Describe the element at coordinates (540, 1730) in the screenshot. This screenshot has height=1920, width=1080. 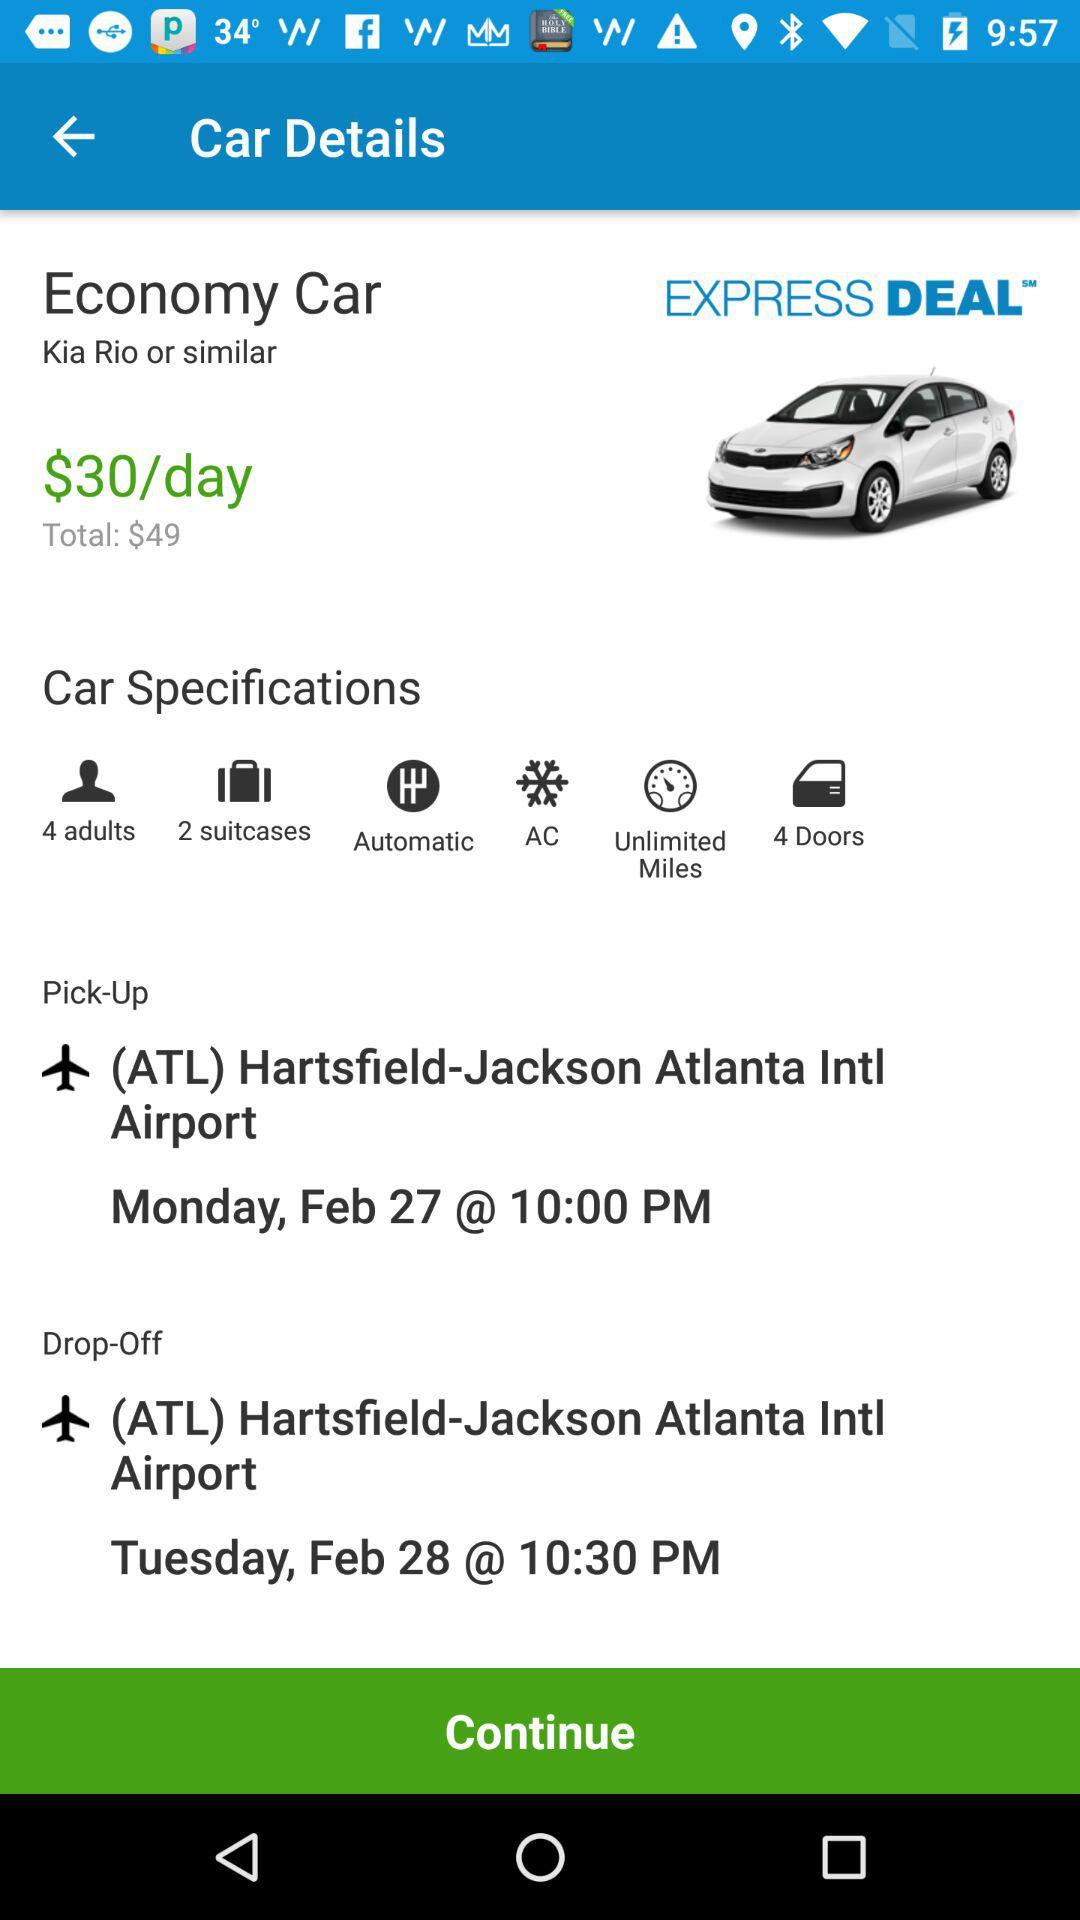
I see `item below the tuesday feb 28` at that location.